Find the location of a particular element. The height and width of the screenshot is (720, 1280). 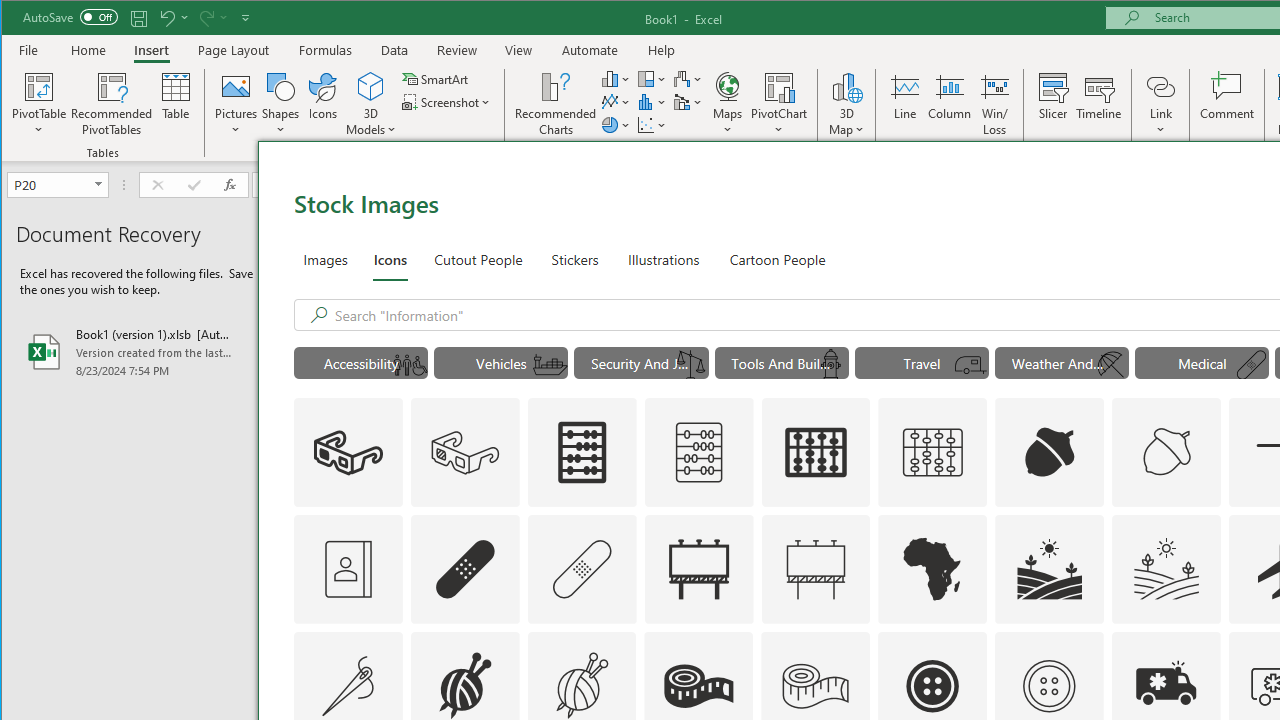

'AutomationID: Icons_Trailer_M' is located at coordinates (971, 365).